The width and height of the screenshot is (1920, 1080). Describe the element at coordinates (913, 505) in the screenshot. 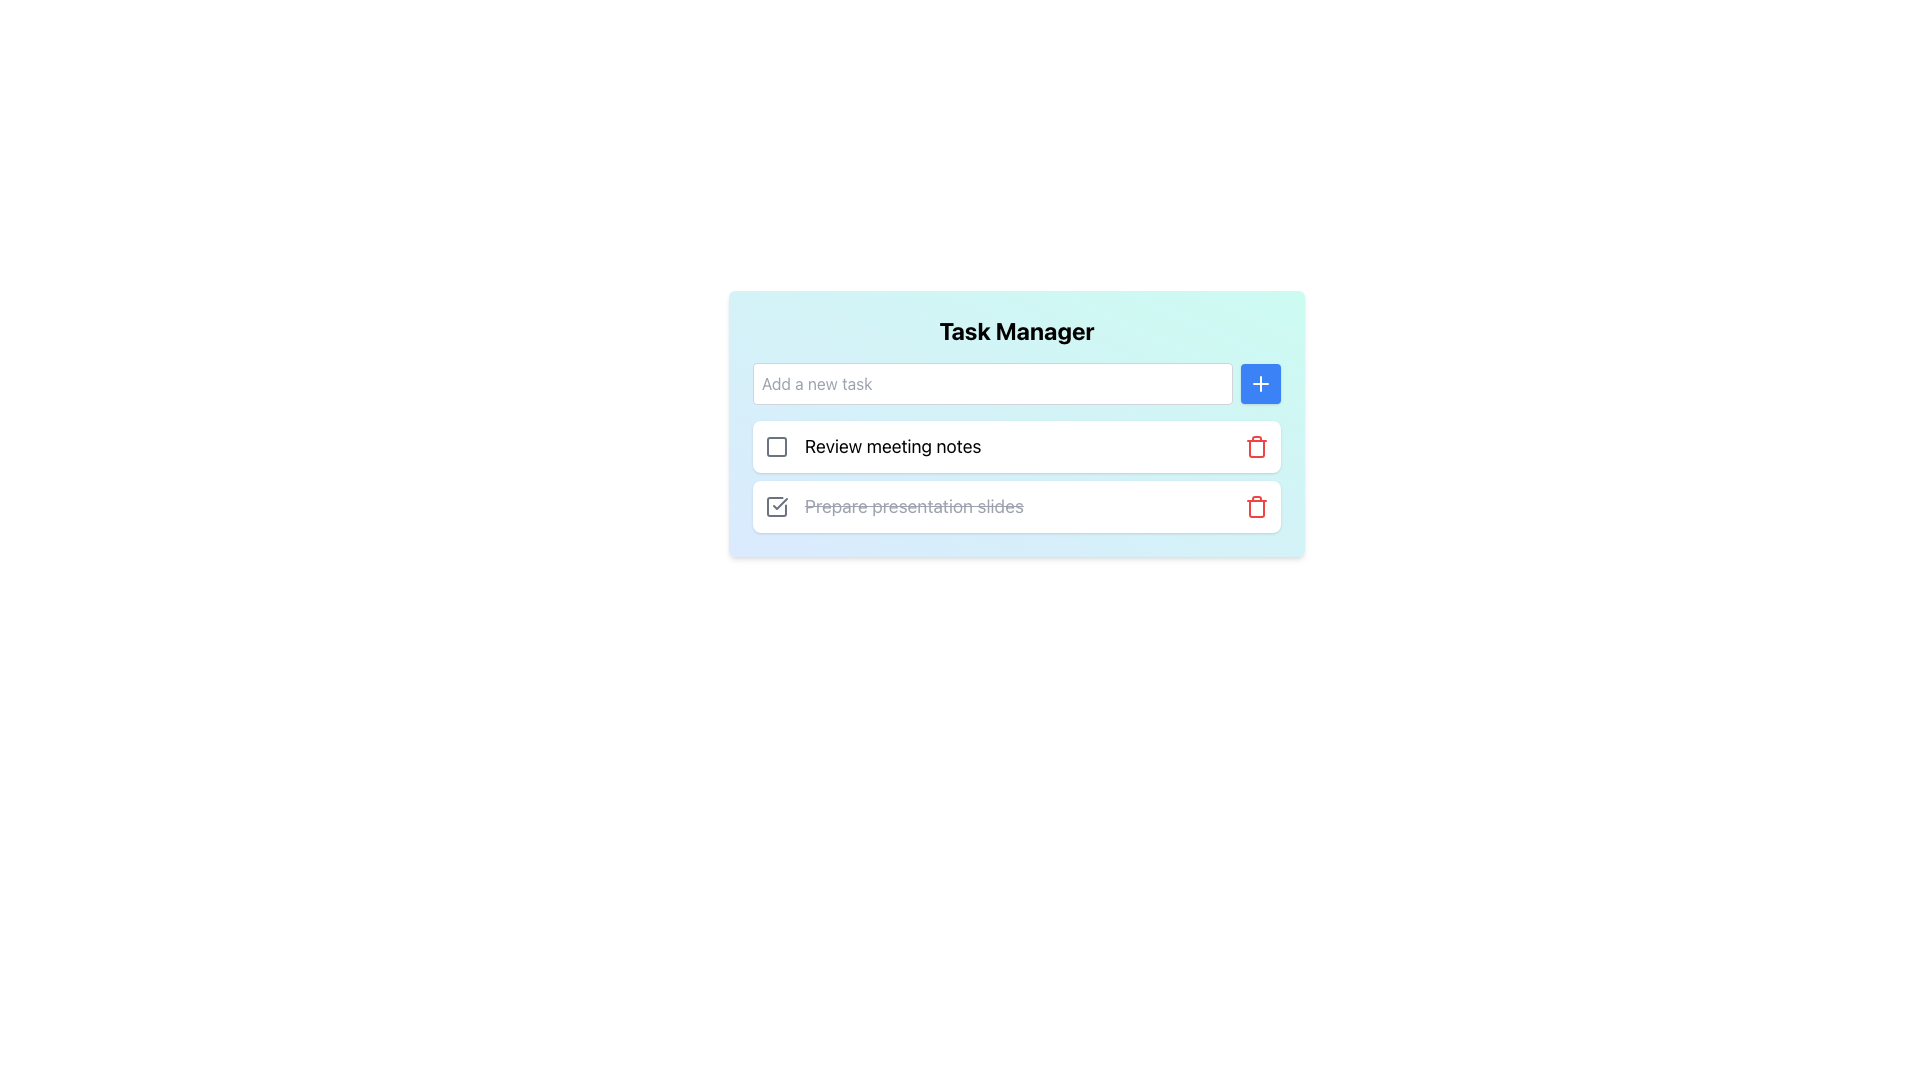

I see `the text label displaying 'Prepare presentation slides', which is styled with a line-through and gray color, indicating it is a completed task in the Task Manager` at that location.